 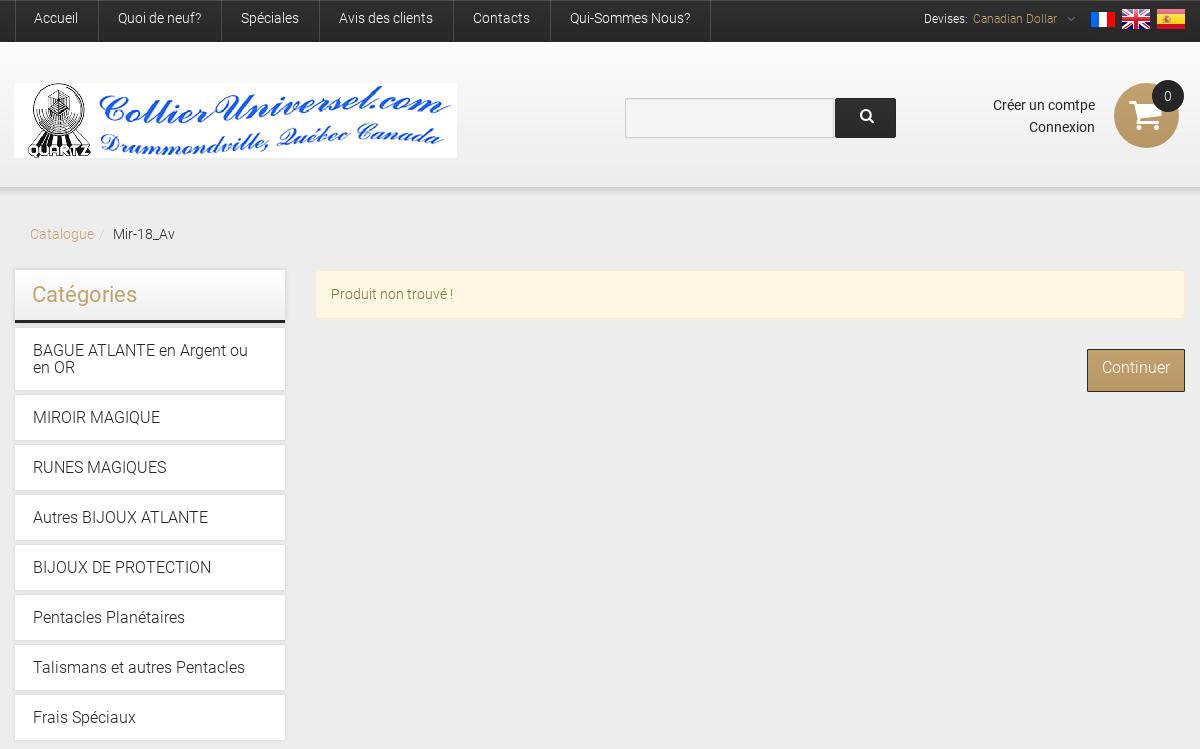 I want to click on 'Accueil', so click(x=56, y=17).